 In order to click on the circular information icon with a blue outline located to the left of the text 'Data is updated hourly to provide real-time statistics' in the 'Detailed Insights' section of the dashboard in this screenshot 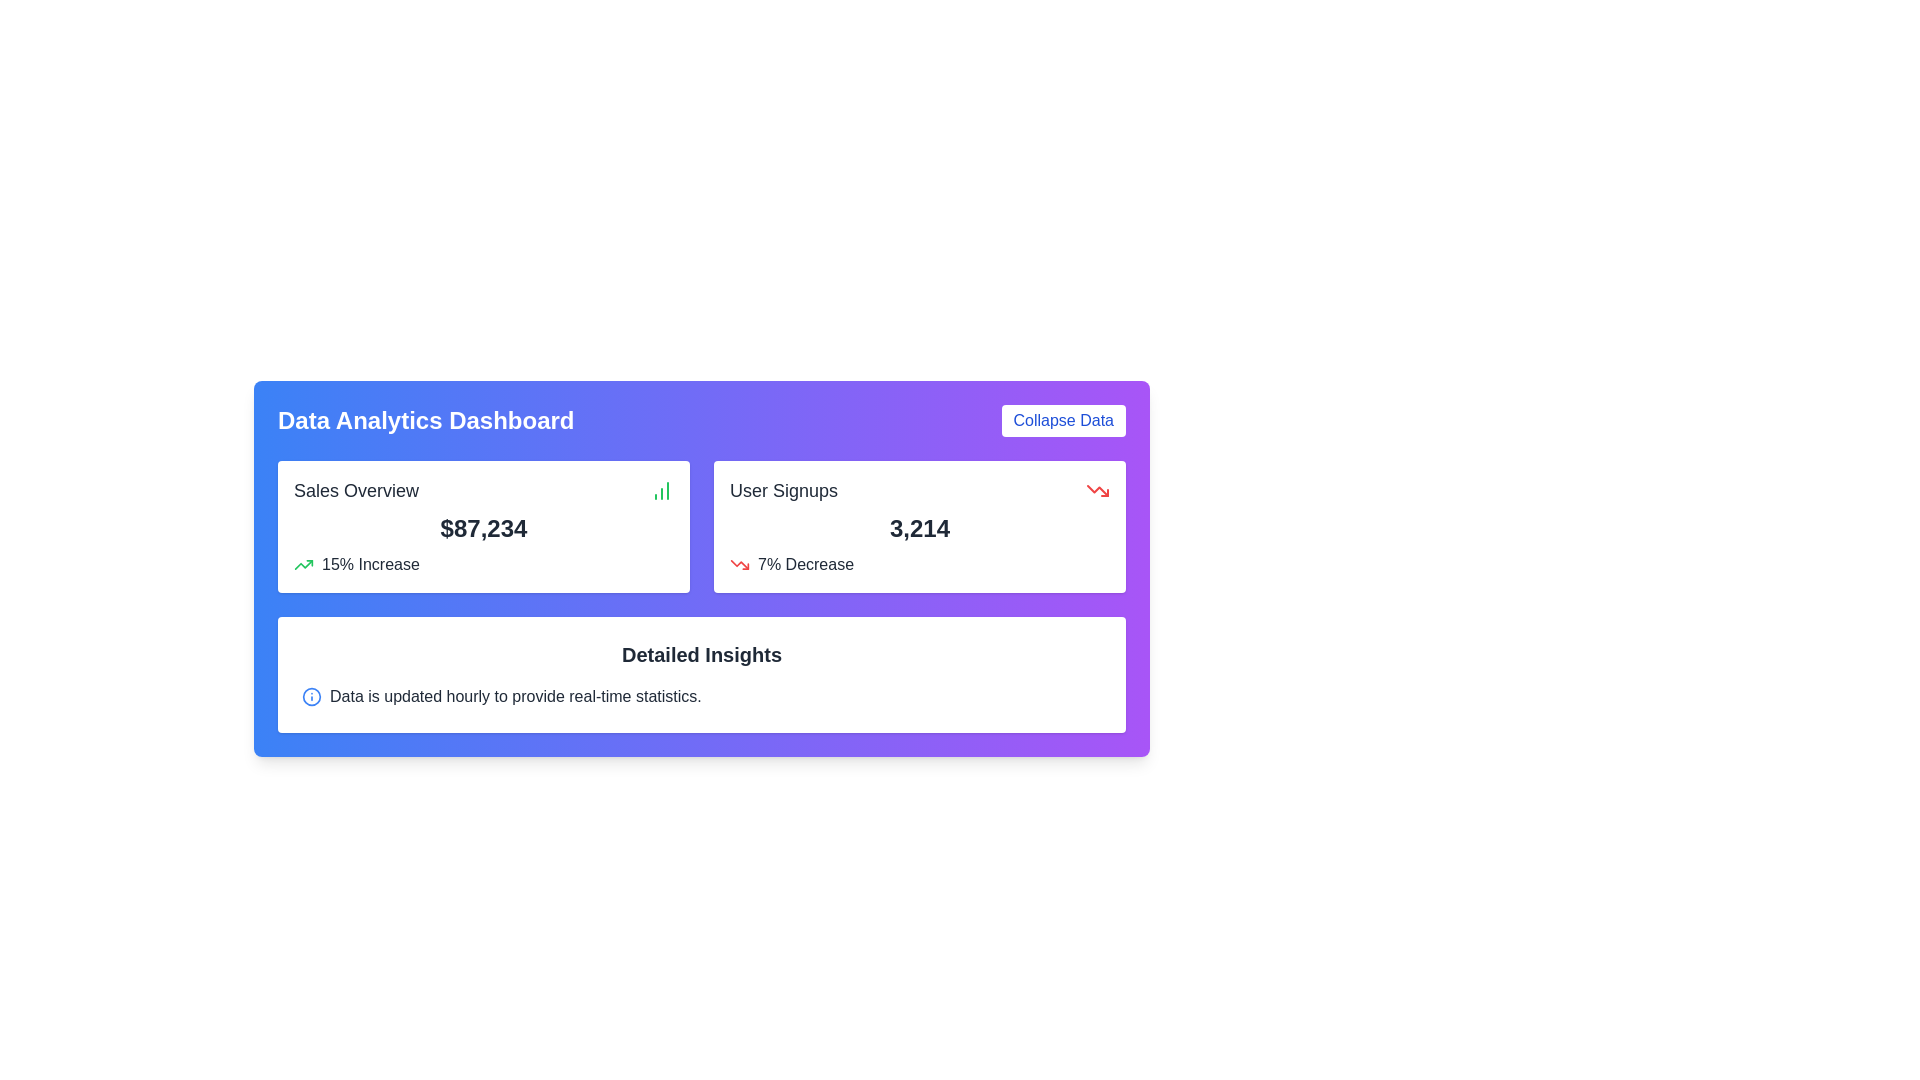, I will do `click(311, 696)`.